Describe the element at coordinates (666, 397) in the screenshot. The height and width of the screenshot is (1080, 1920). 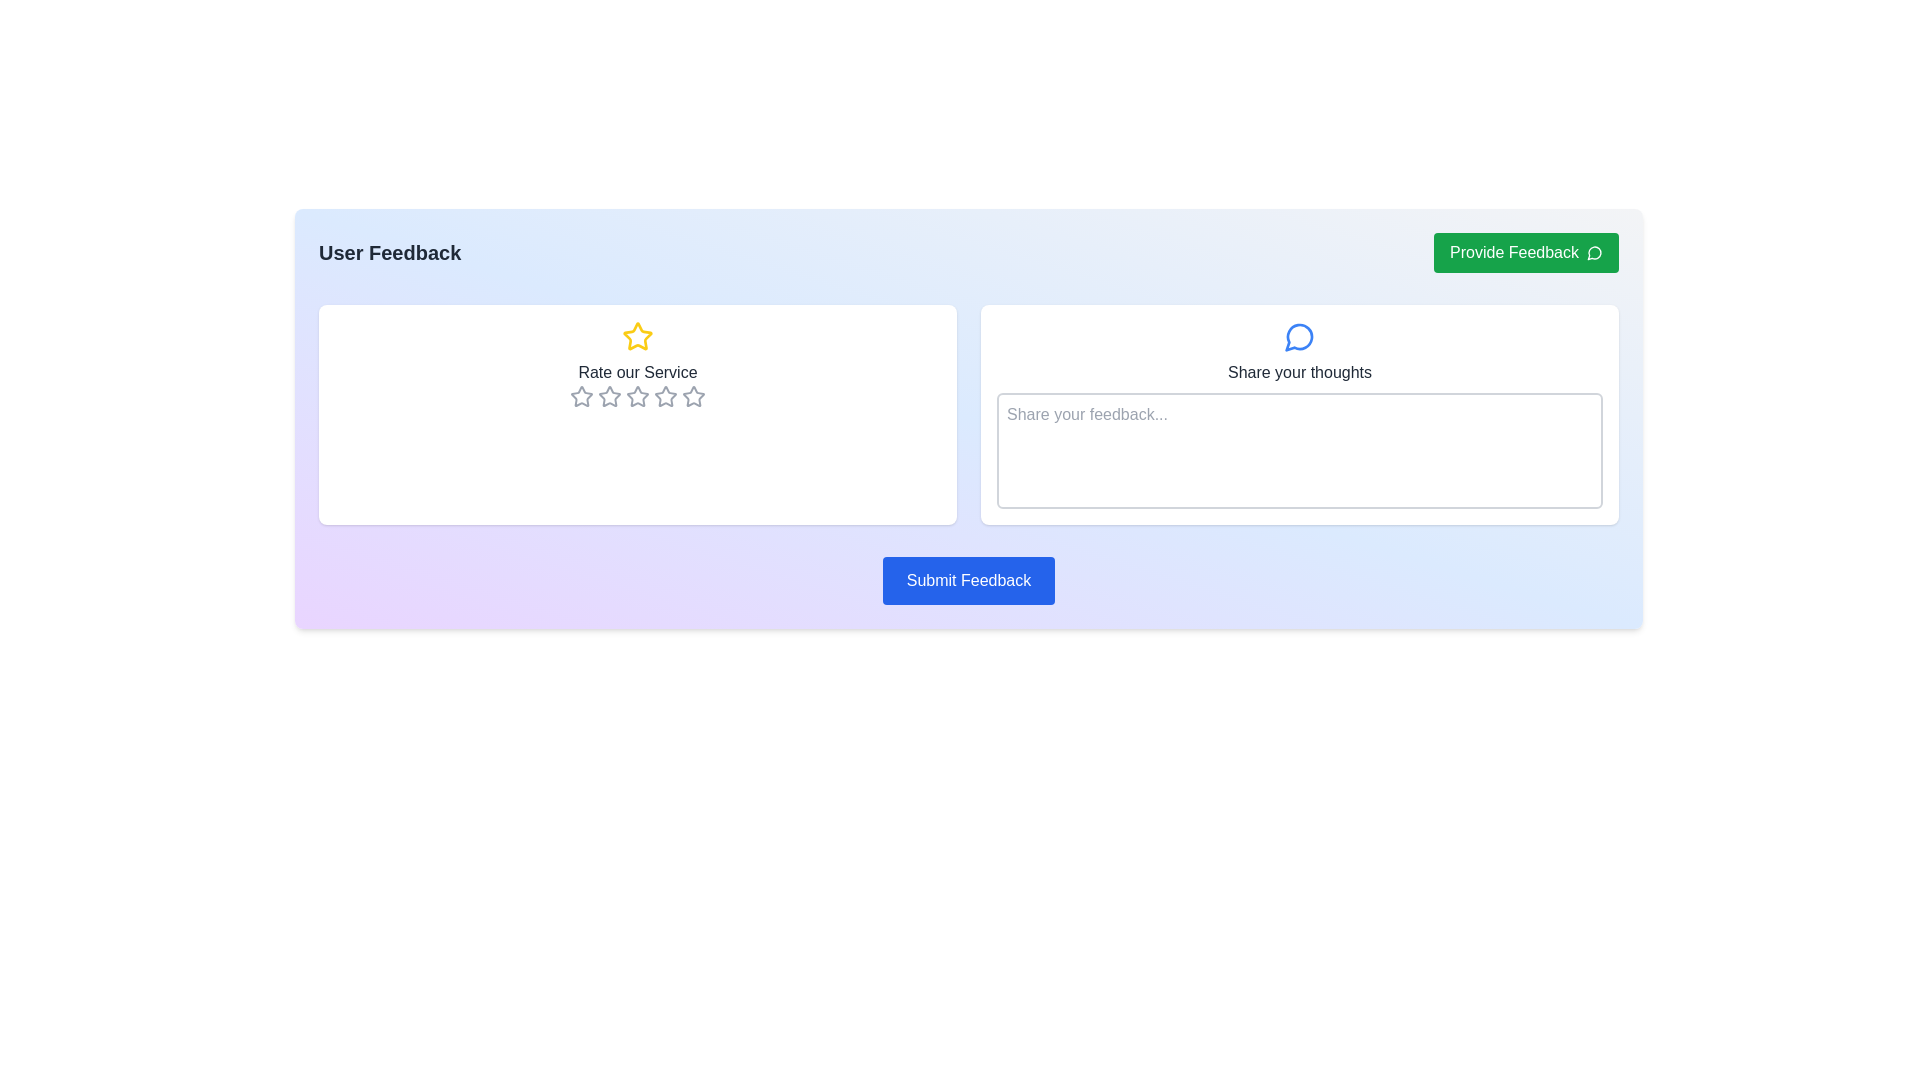
I see `the fourth star icon in the rating section` at that location.